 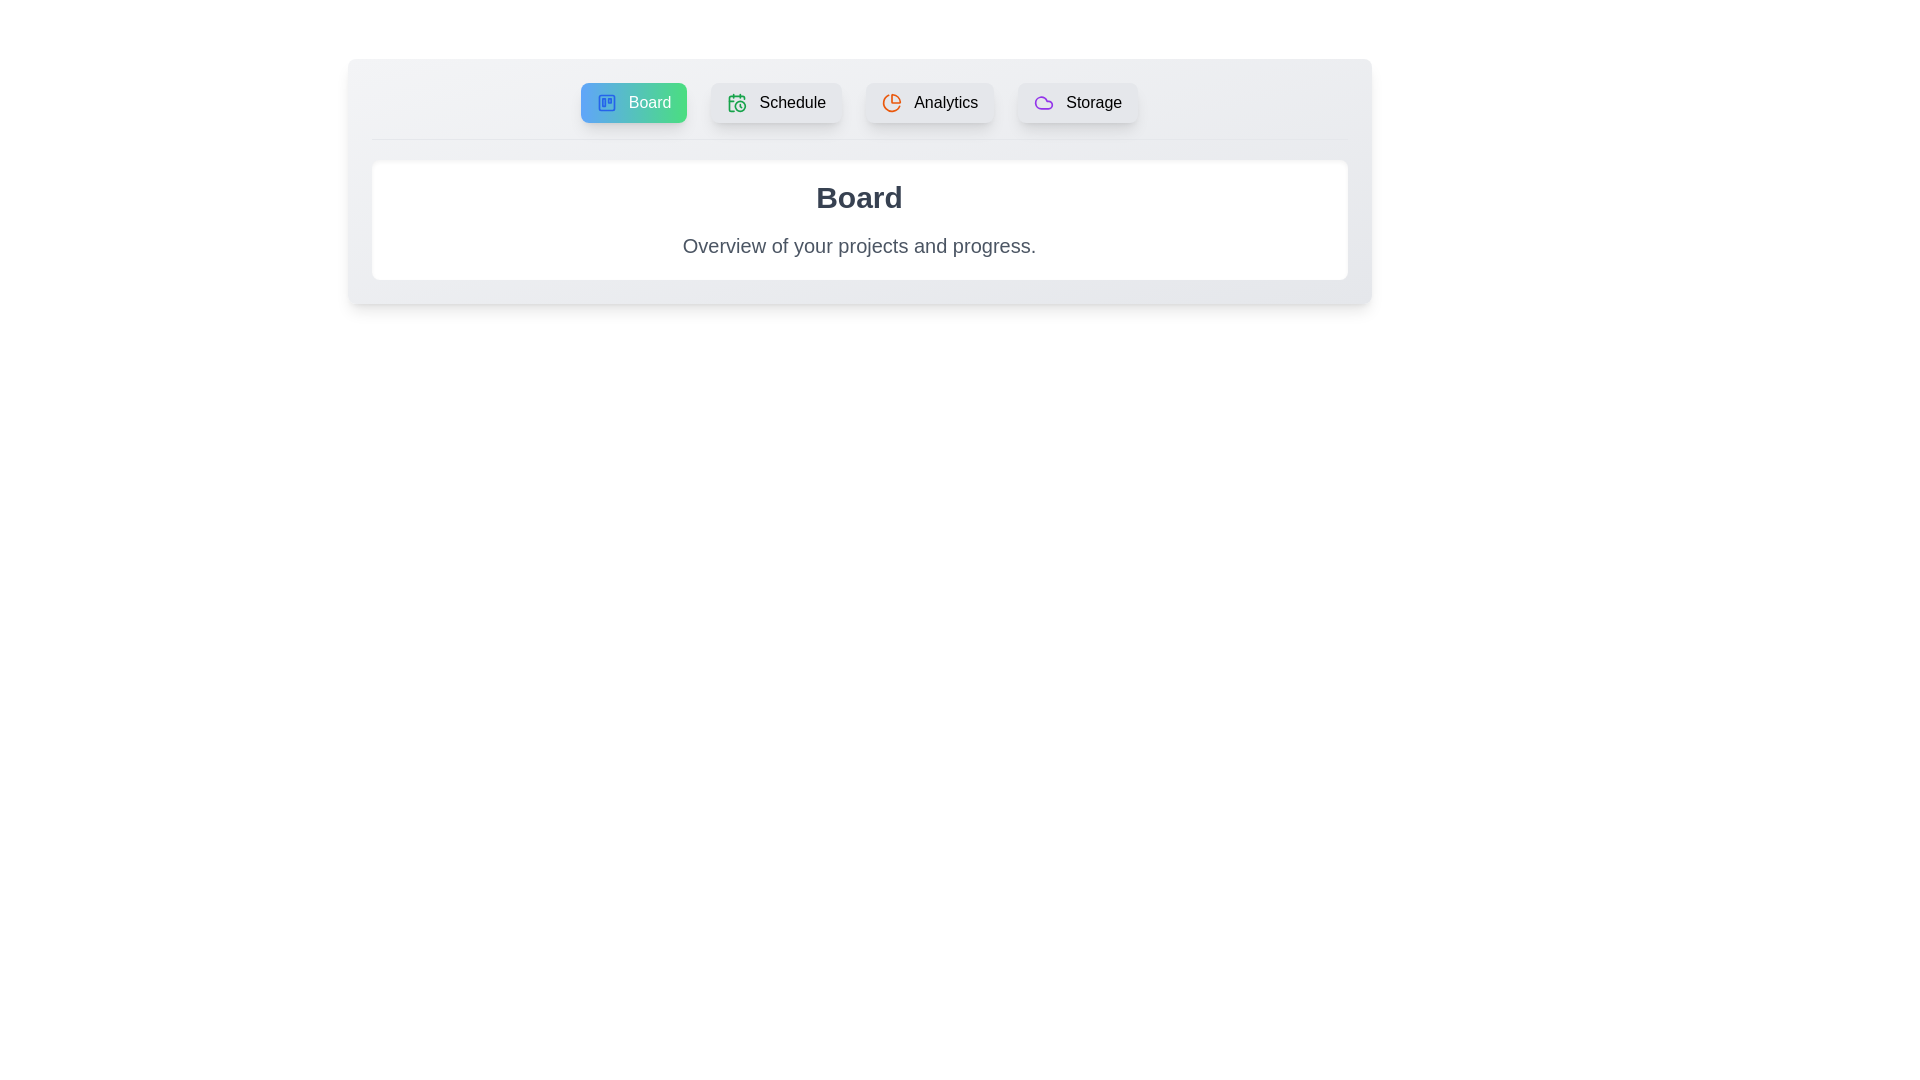 What do you see at coordinates (1077, 103) in the screenshot?
I see `the tab corresponding to Storage in the tab menu` at bounding box center [1077, 103].